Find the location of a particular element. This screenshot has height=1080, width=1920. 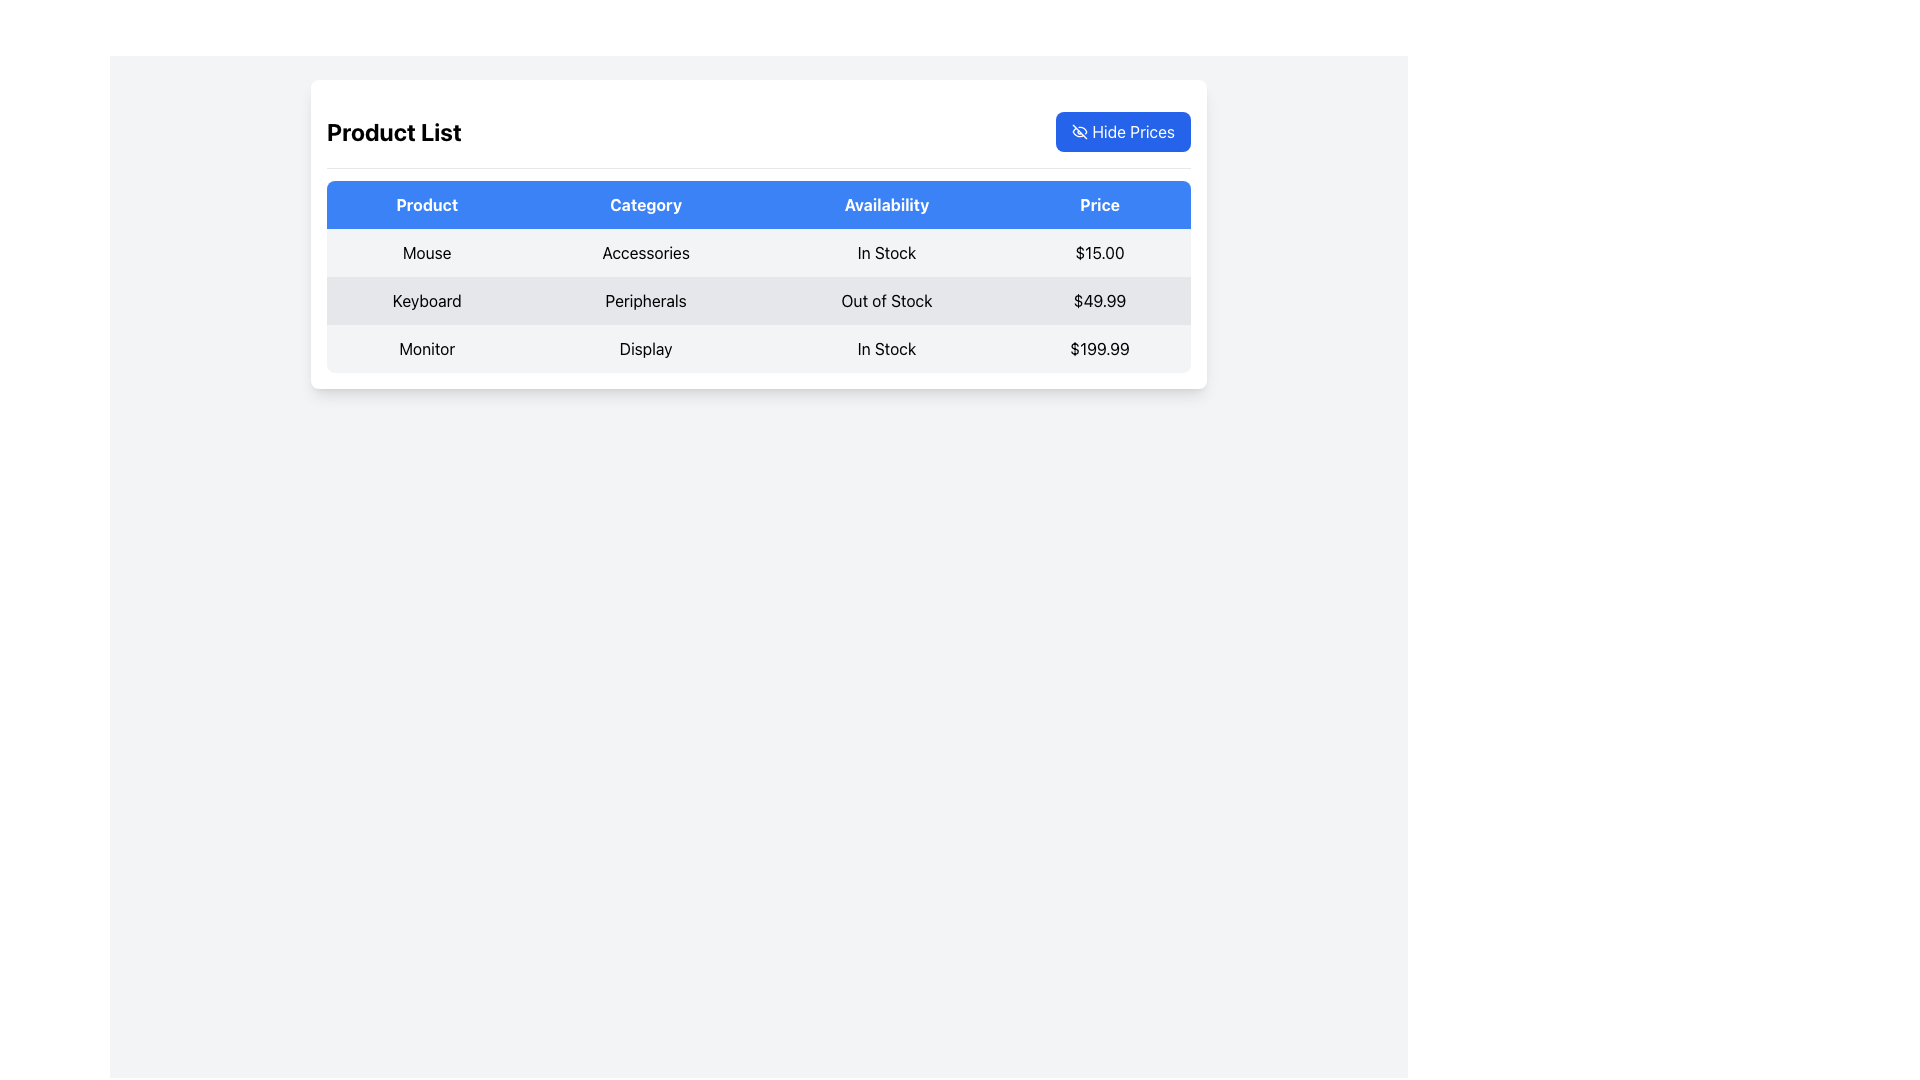

text content of the 'Peripherals' text block located in the 'Category' column of the table beneath the header row labeled 'Product, Category, Availability, Price' is located at coordinates (646, 300).